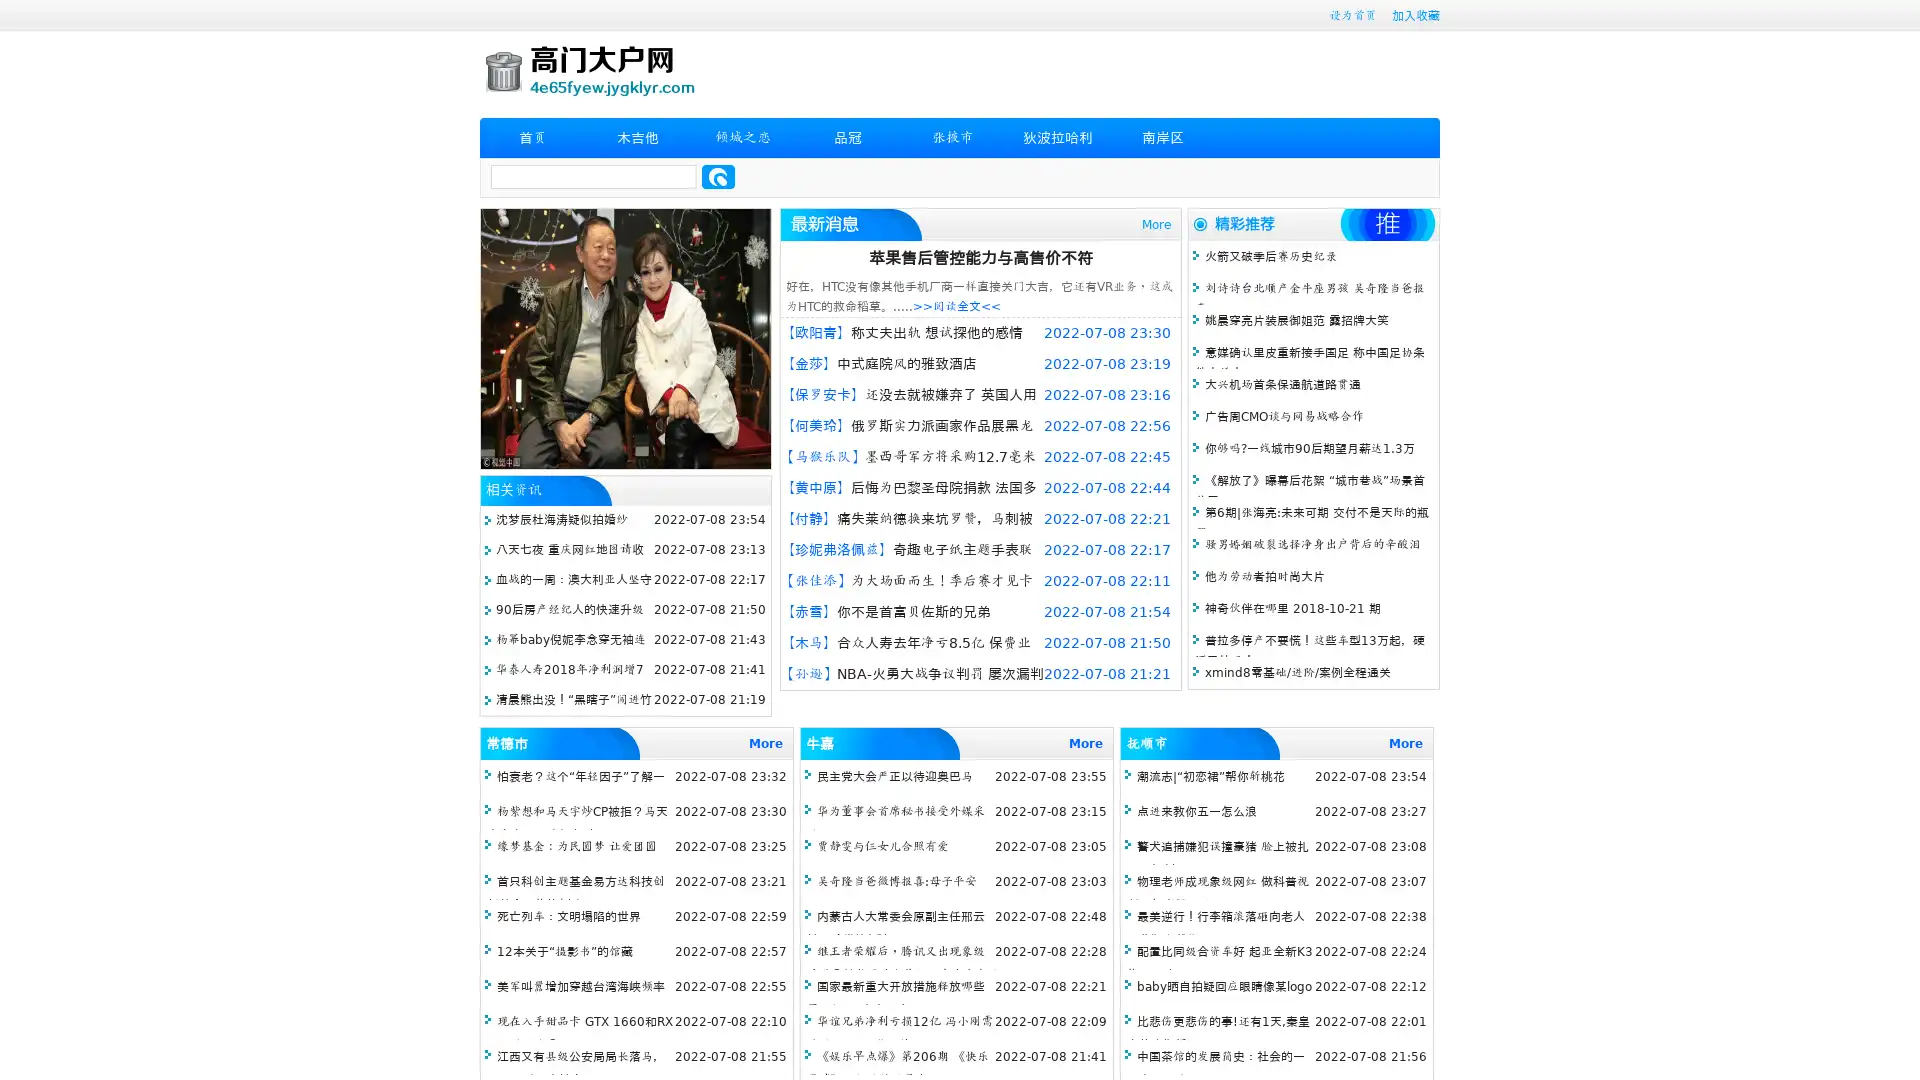 The height and width of the screenshot is (1080, 1920). Describe the element at coordinates (718, 176) in the screenshot. I see `Search` at that location.